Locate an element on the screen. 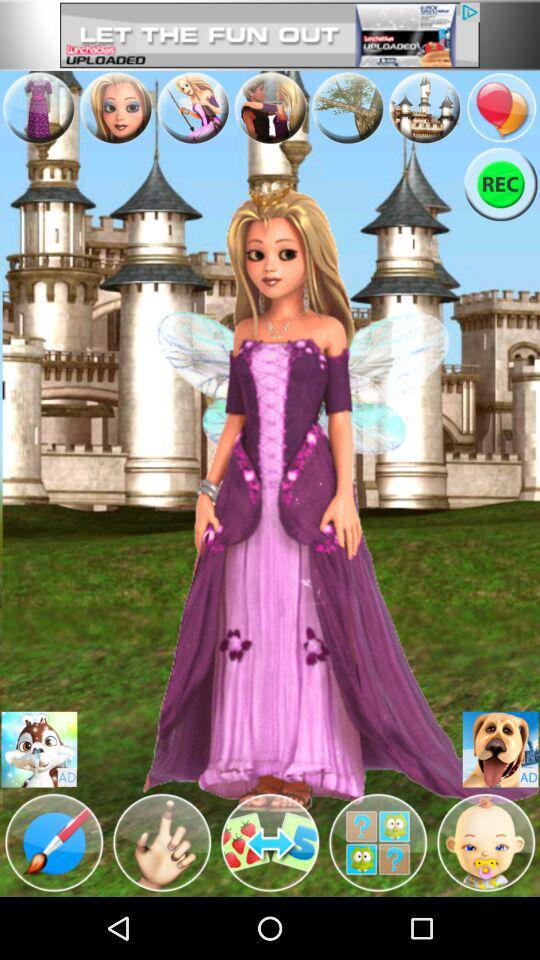  paint in draw the image is located at coordinates (54, 841).